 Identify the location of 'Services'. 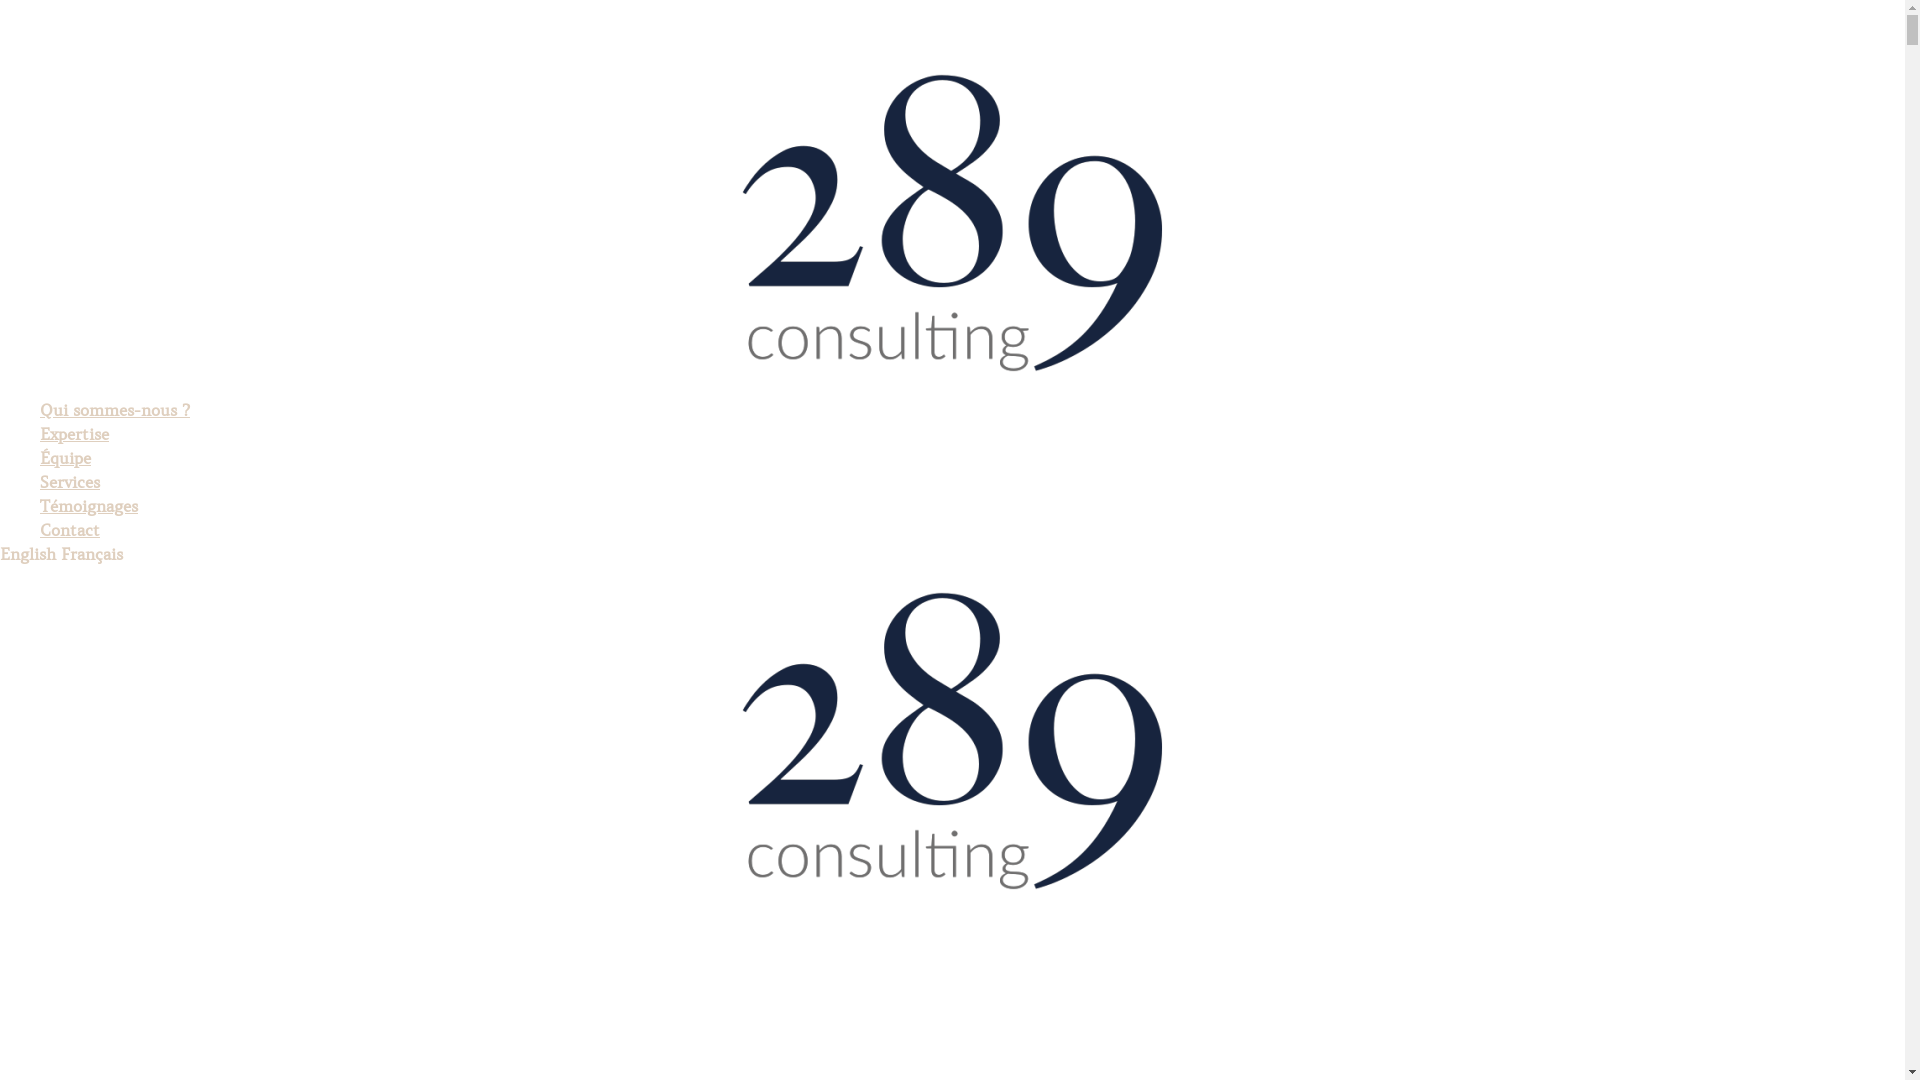
(70, 482).